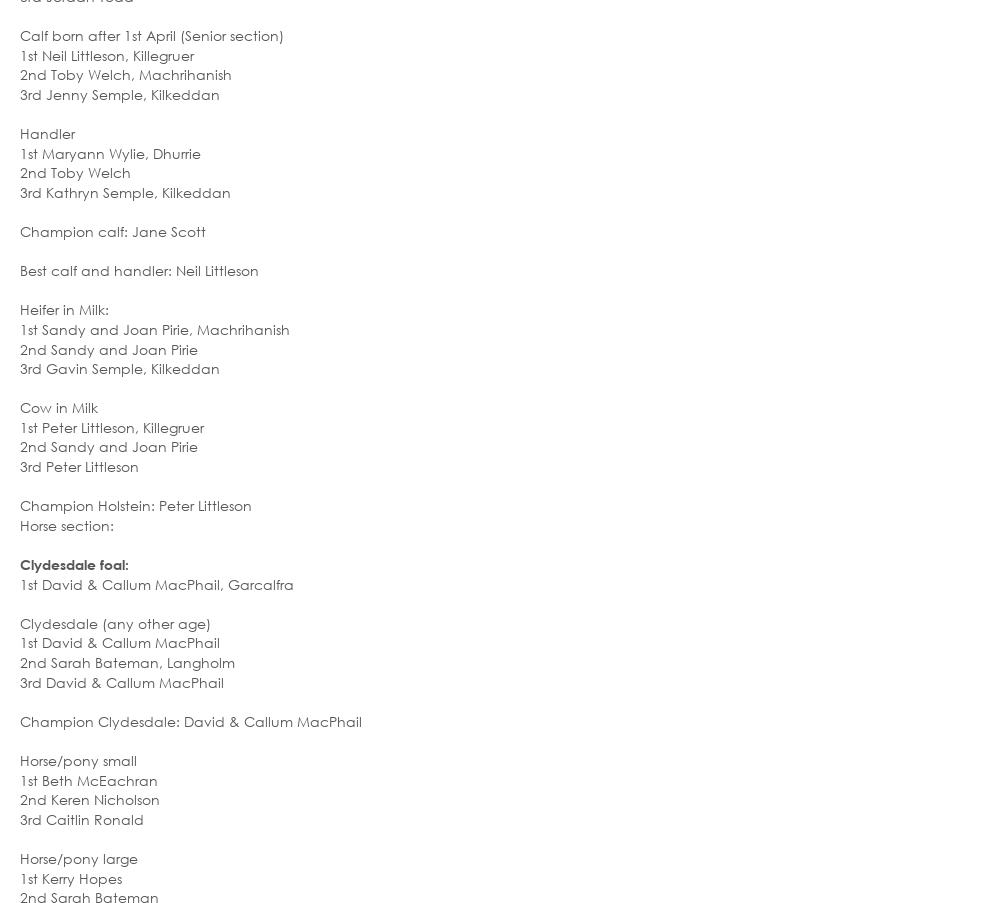 The height and width of the screenshot is (903, 1000). I want to click on '3rd Caitlin Ronald', so click(81, 817).